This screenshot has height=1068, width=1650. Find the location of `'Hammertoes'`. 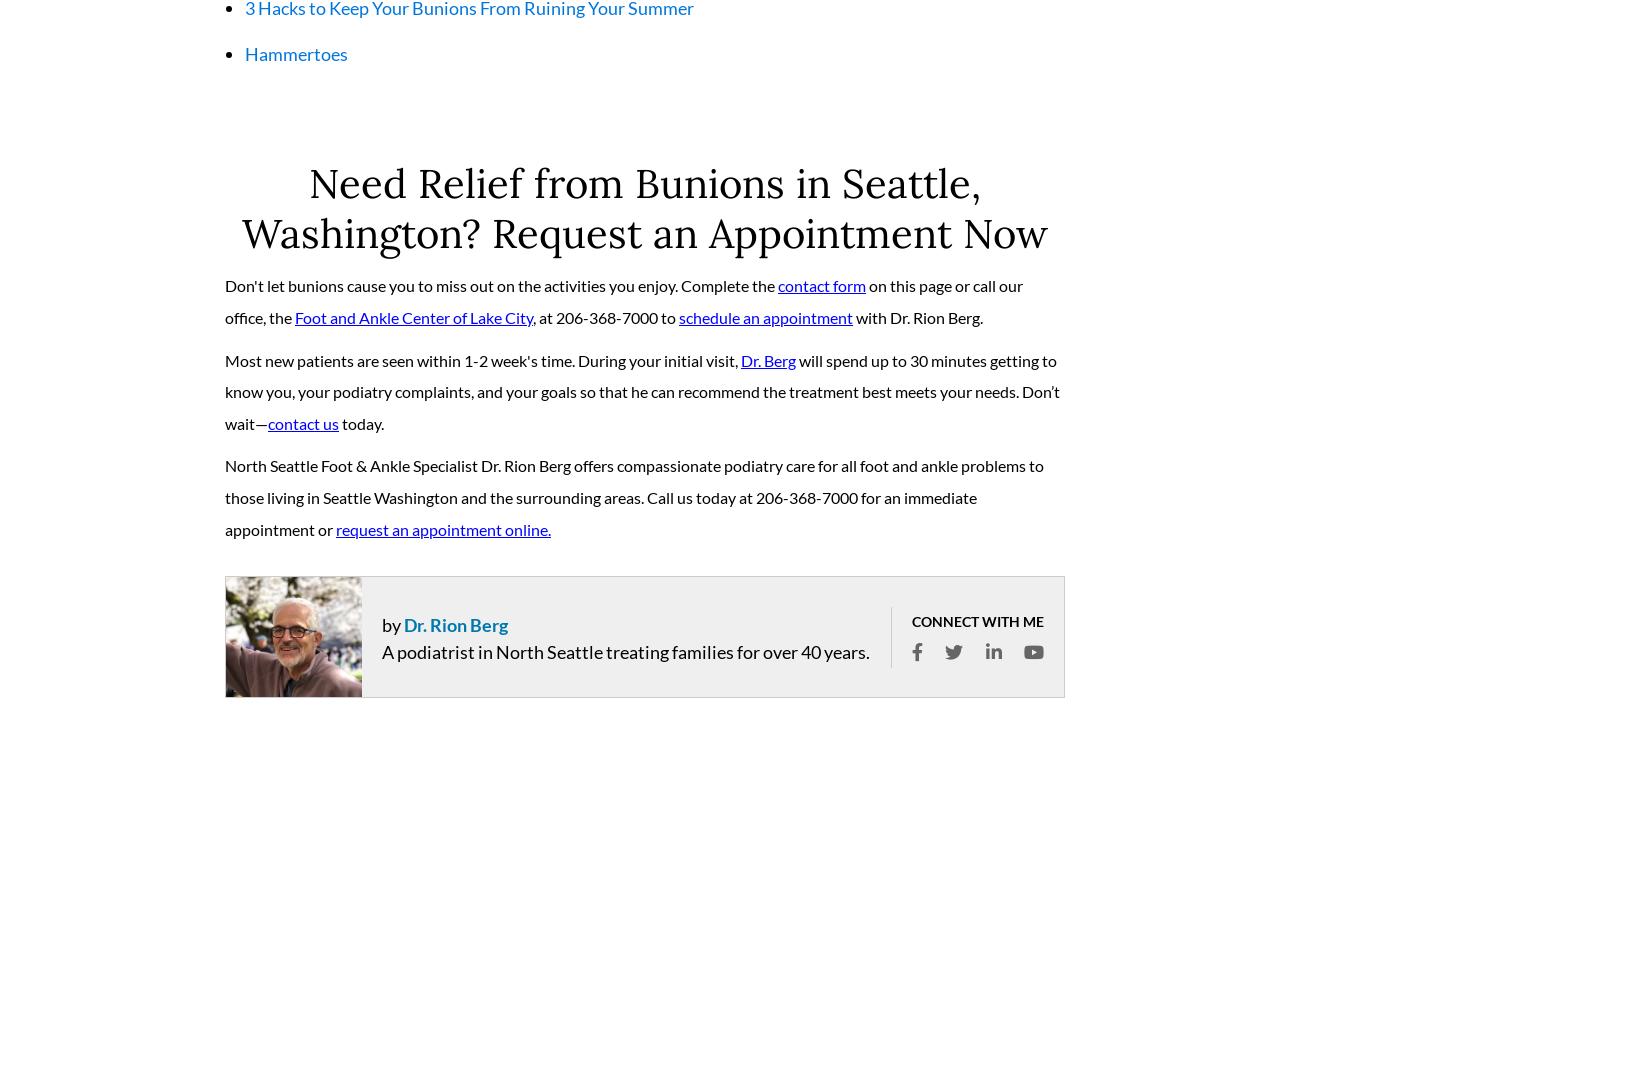

'Hammertoes' is located at coordinates (296, 61).